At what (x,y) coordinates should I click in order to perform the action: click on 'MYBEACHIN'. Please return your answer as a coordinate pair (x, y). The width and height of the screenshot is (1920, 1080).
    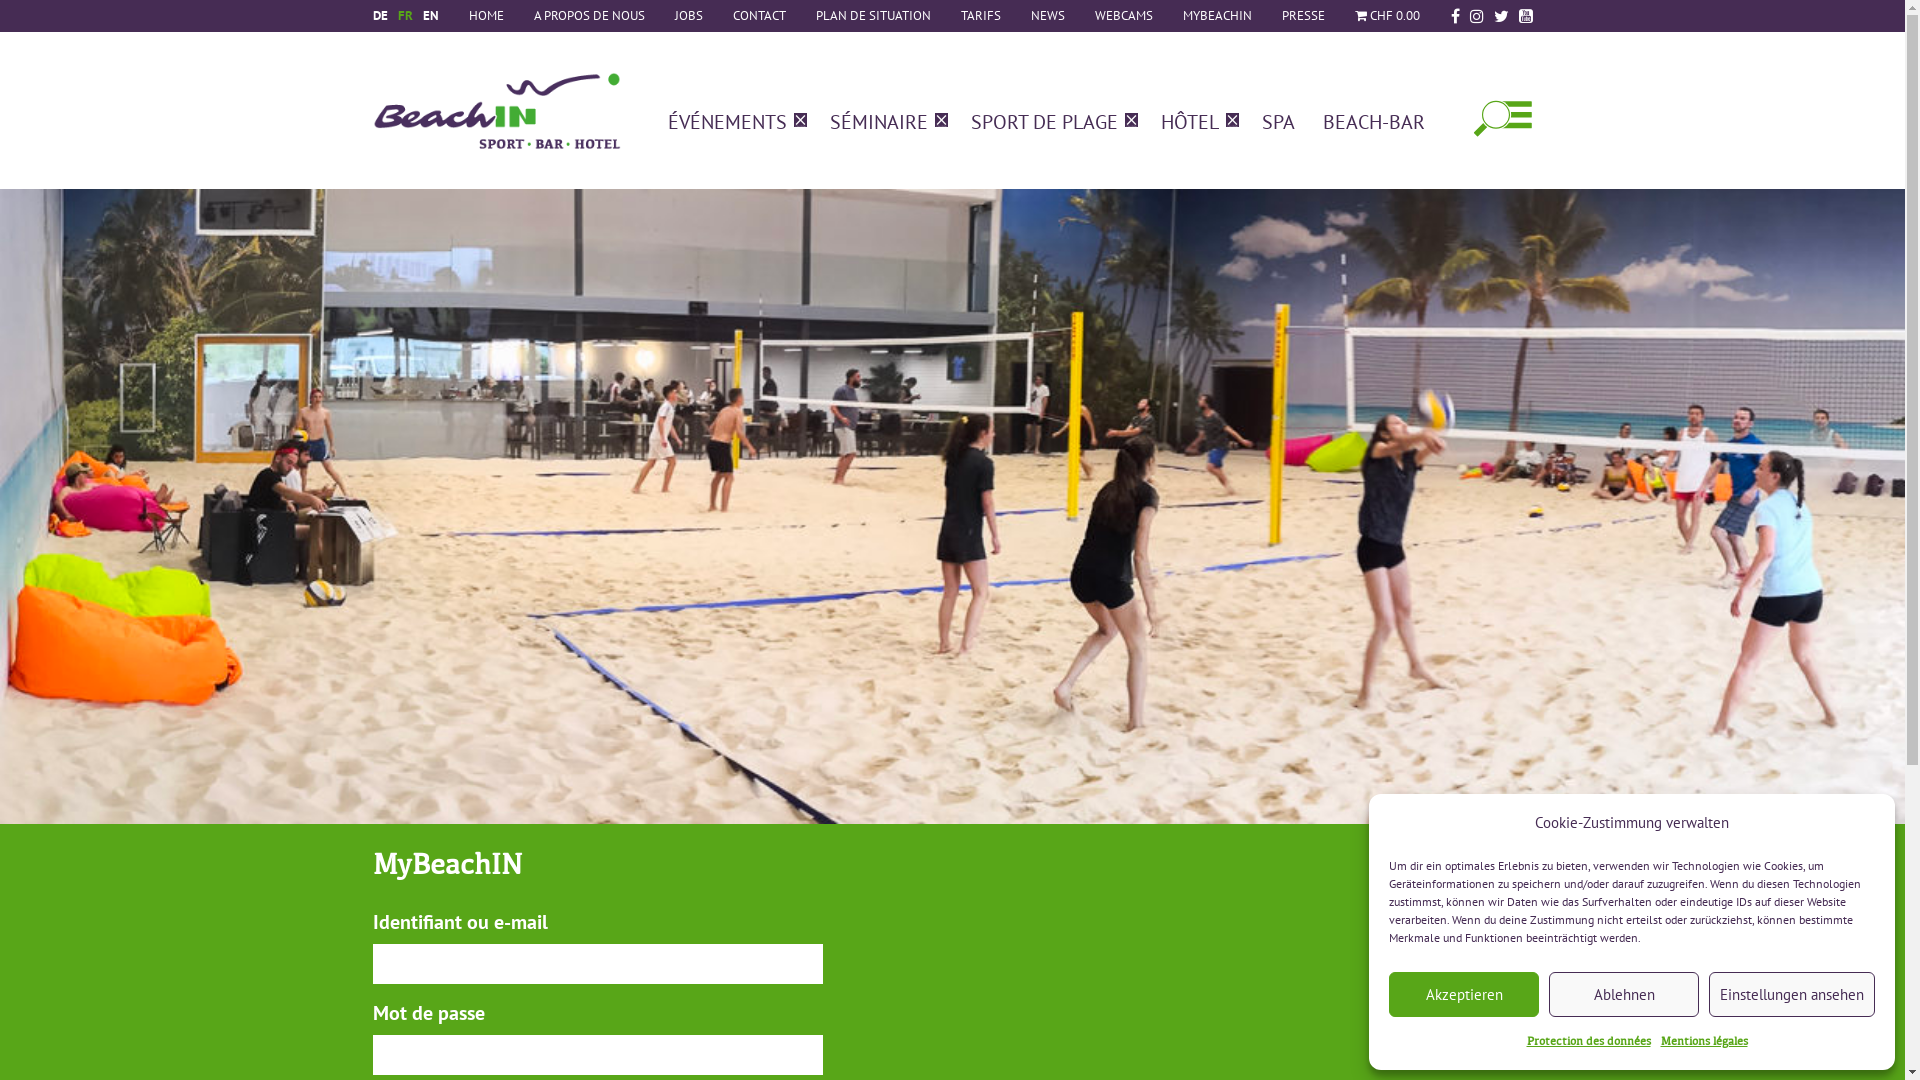
    Looking at the image, I should click on (1216, 15).